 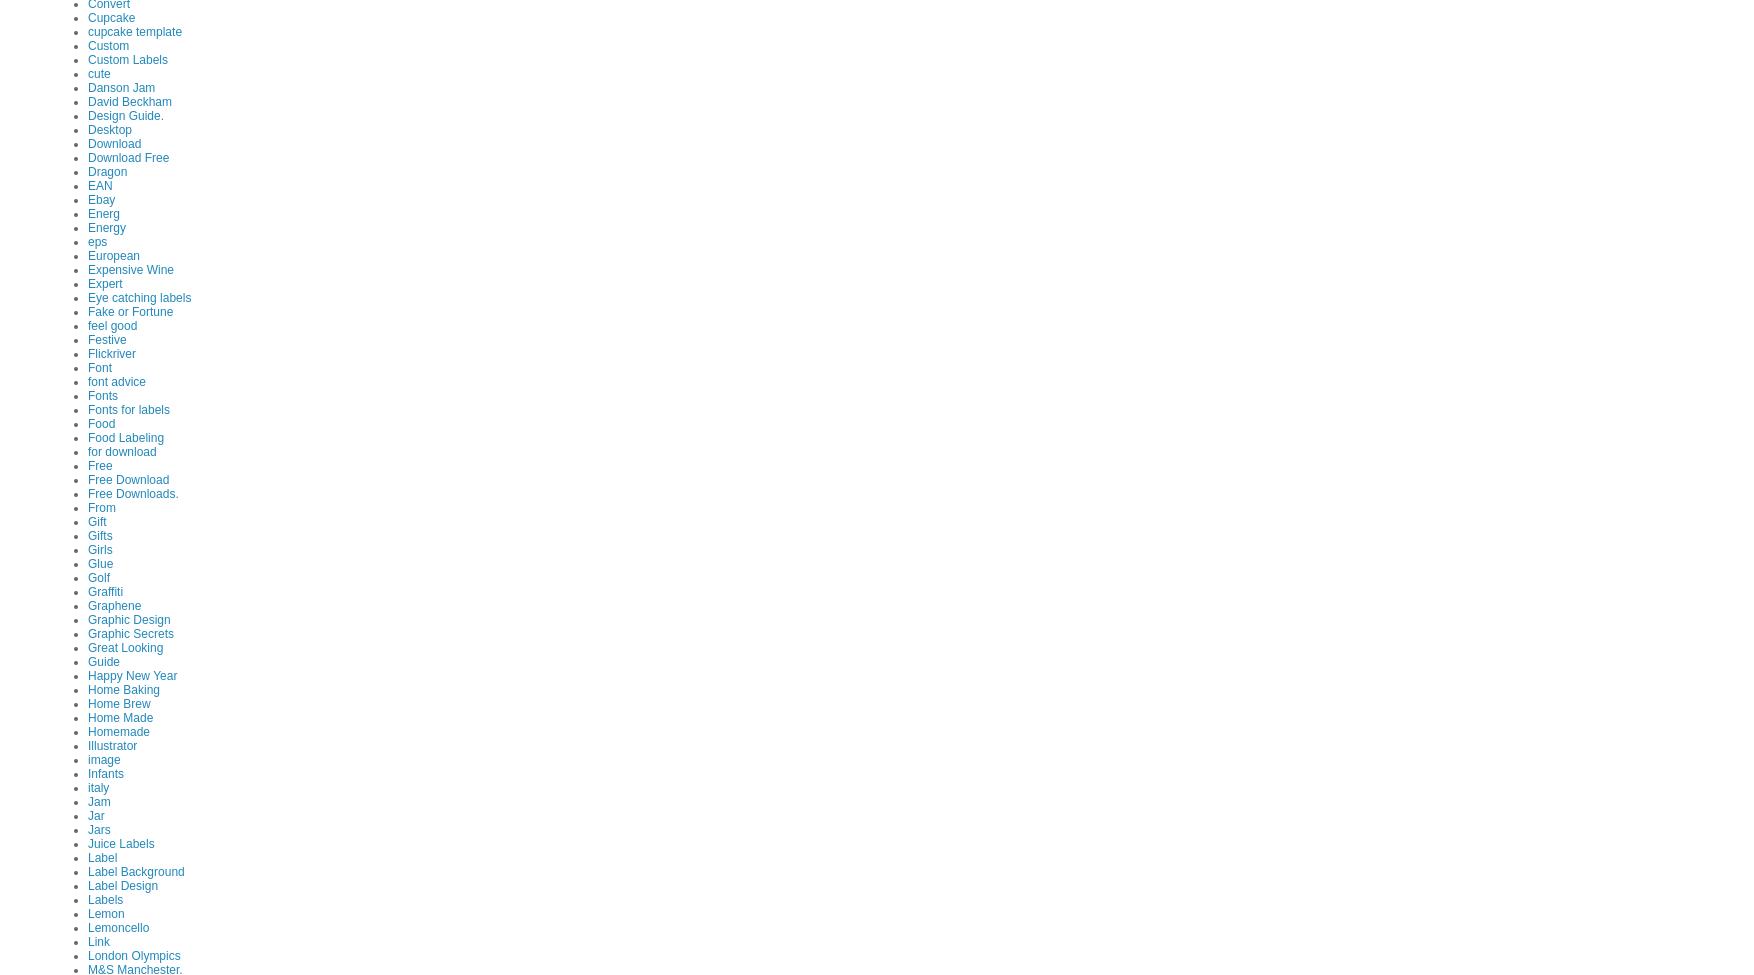 I want to click on 'Jam', so click(x=97, y=800).